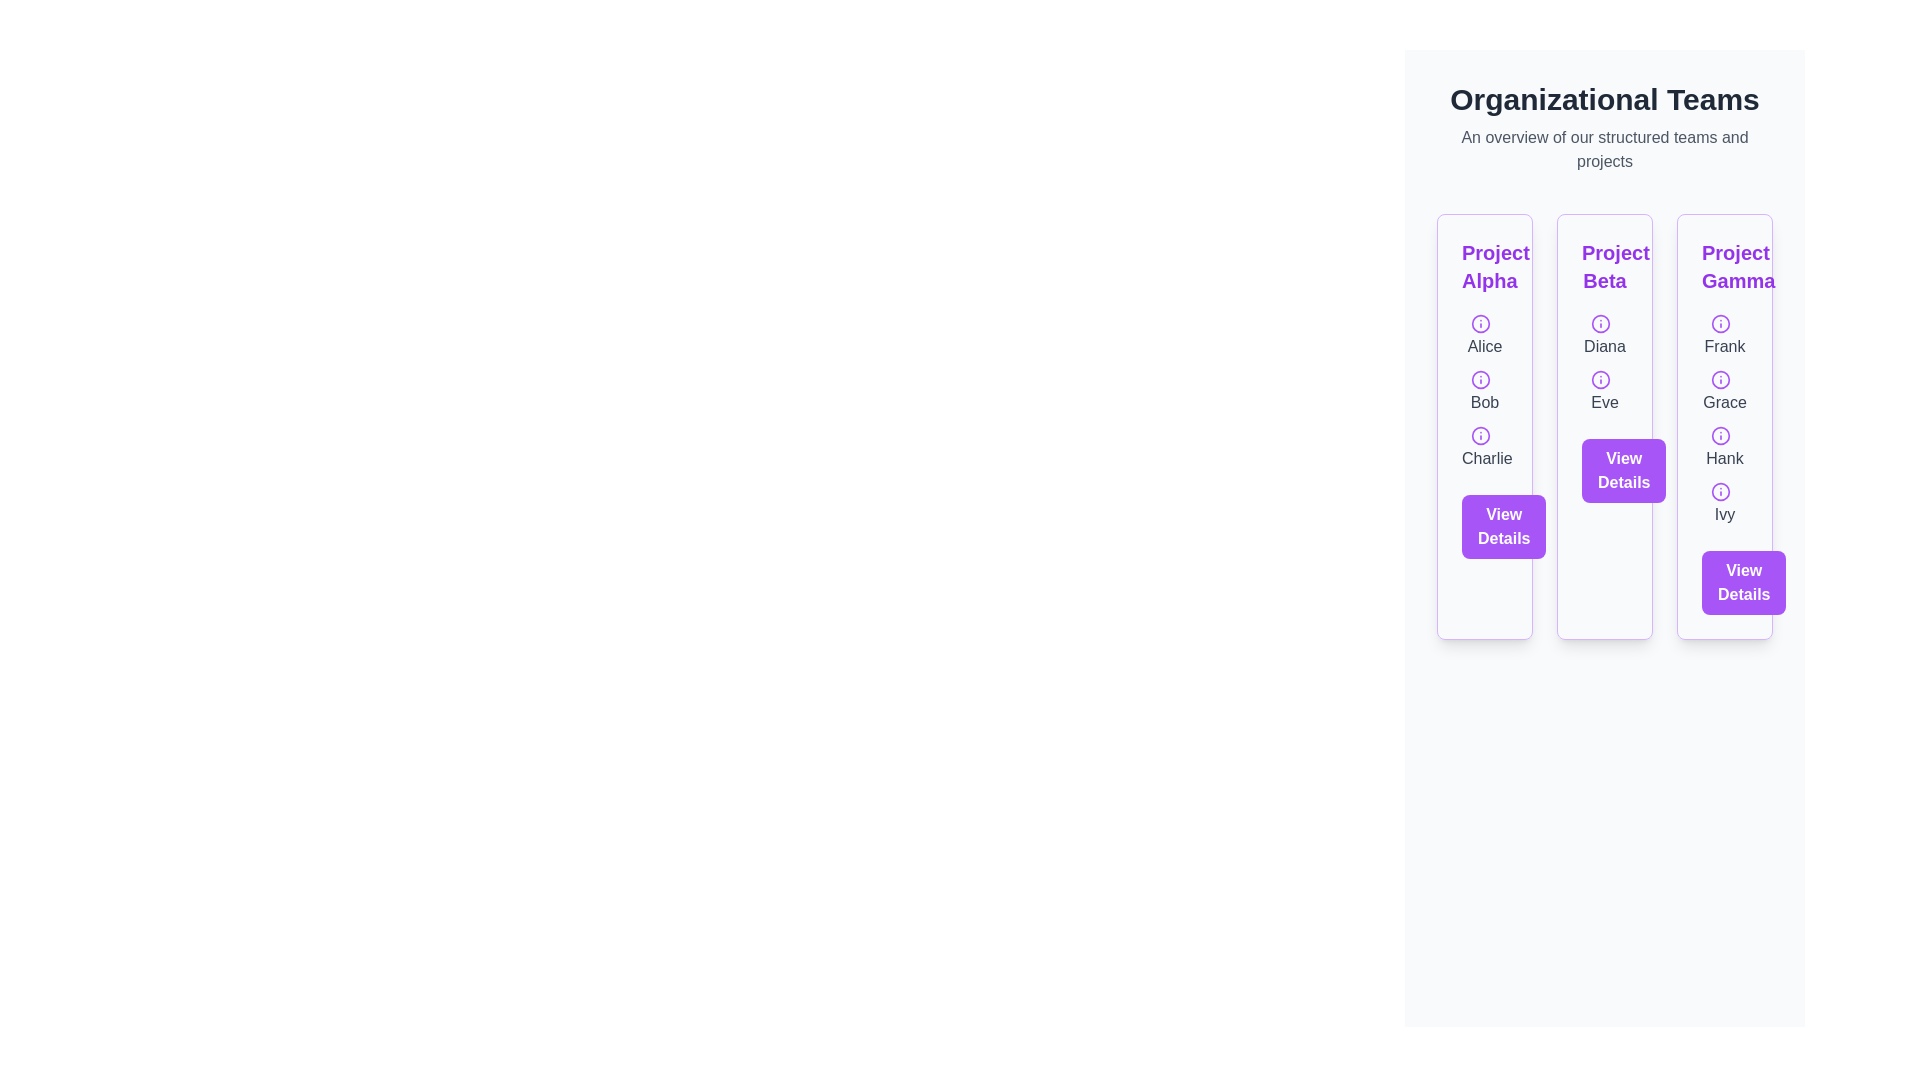 Image resolution: width=1920 pixels, height=1080 pixels. Describe the element at coordinates (1624, 470) in the screenshot. I see `the button that allows users` at that location.